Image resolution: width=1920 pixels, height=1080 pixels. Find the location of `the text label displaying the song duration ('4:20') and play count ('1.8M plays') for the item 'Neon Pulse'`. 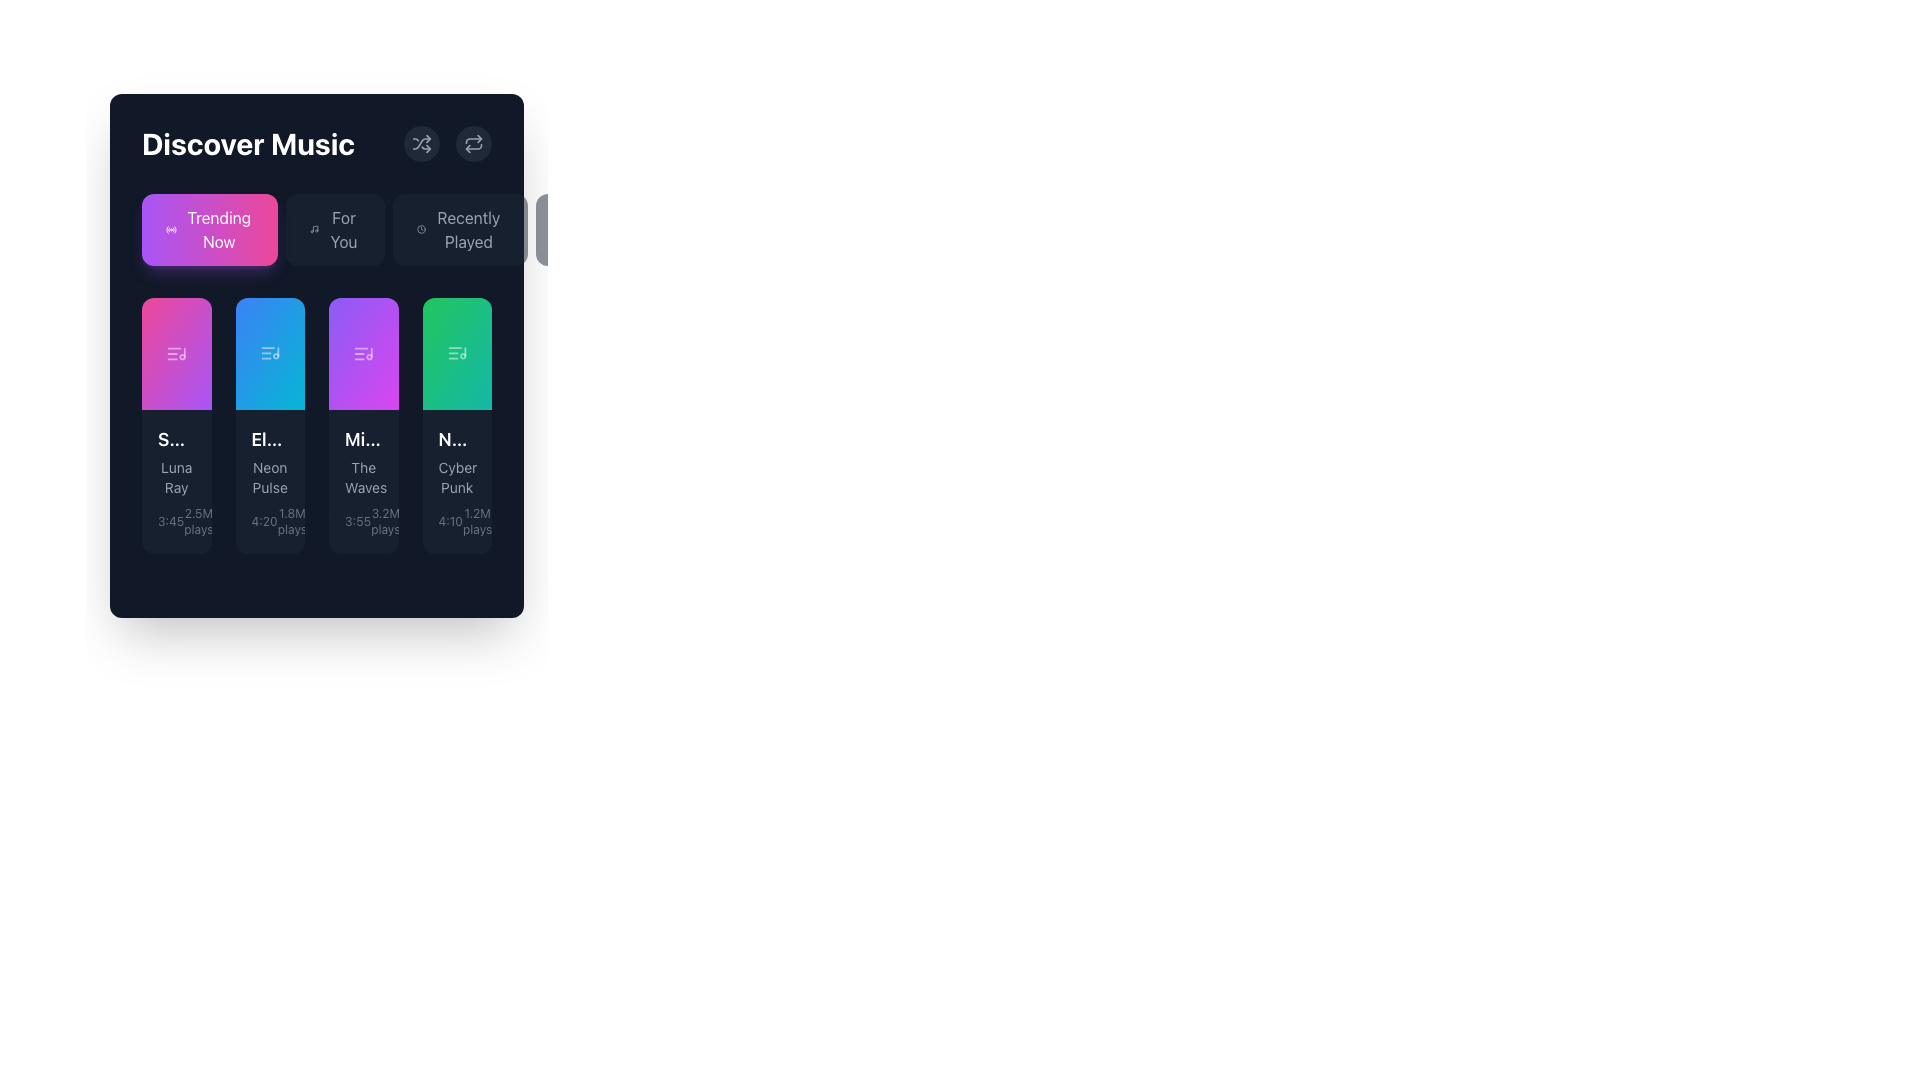

the text label displaying the song duration ('4:20') and play count ('1.8M plays') for the item 'Neon Pulse' is located at coordinates (269, 520).